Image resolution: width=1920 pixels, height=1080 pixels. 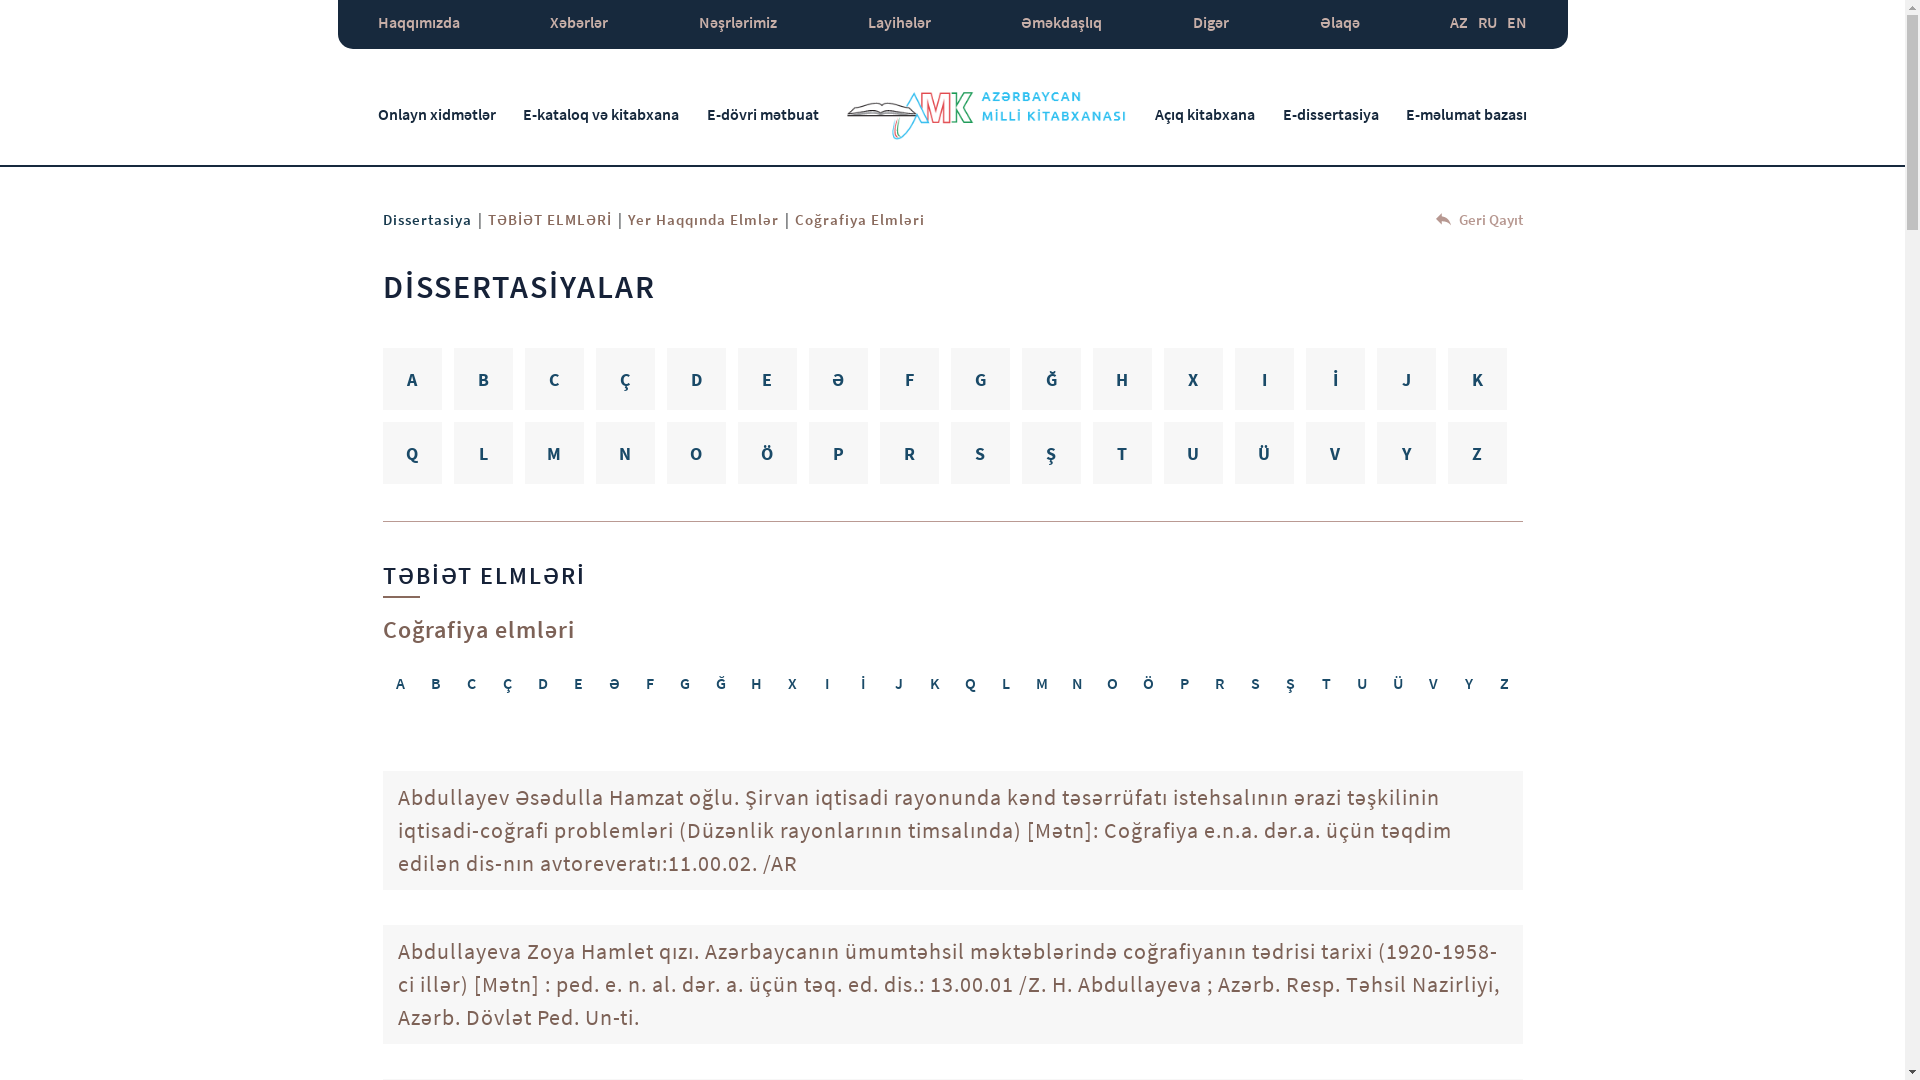 I want to click on 'G', so click(x=686, y=681).